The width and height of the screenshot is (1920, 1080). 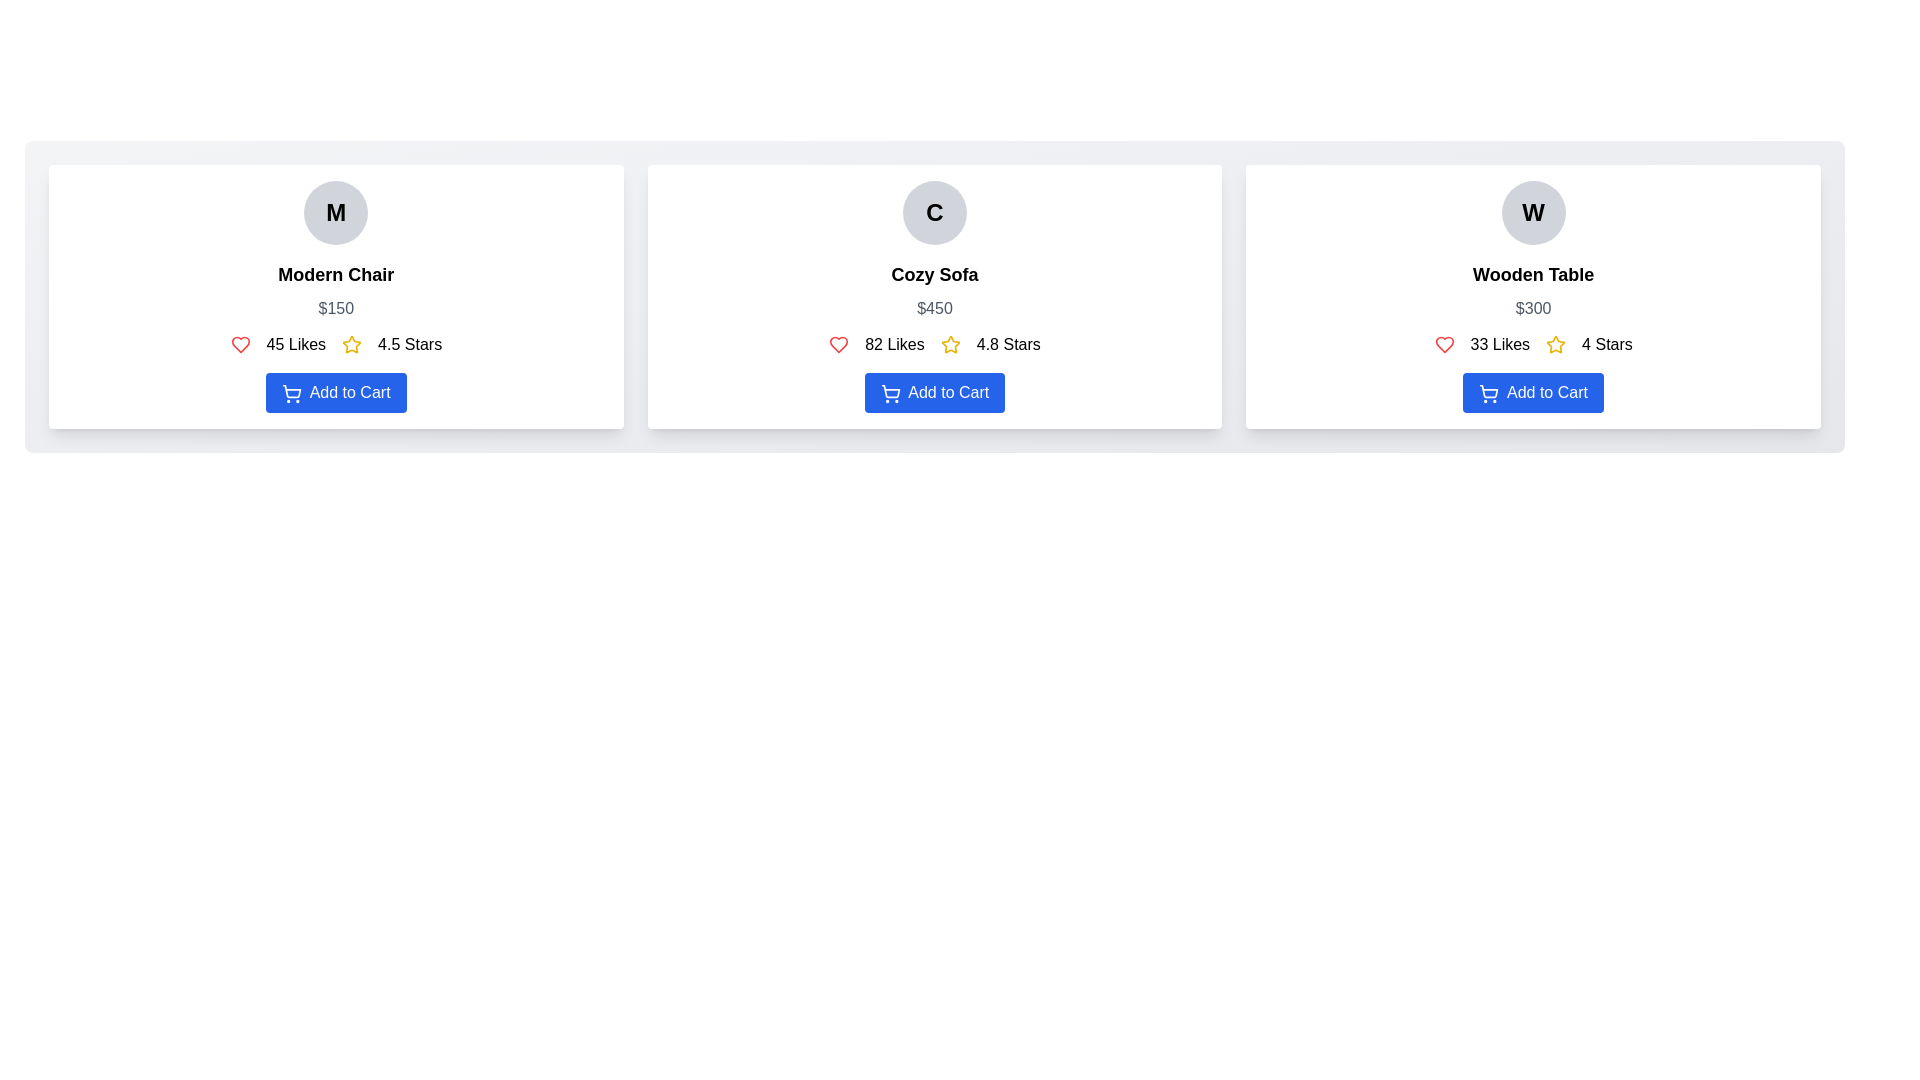 What do you see at coordinates (336, 274) in the screenshot?
I see `text label displaying 'Modern Chair', which is styled in bold and positioned under the circular icon with 'M'` at bounding box center [336, 274].